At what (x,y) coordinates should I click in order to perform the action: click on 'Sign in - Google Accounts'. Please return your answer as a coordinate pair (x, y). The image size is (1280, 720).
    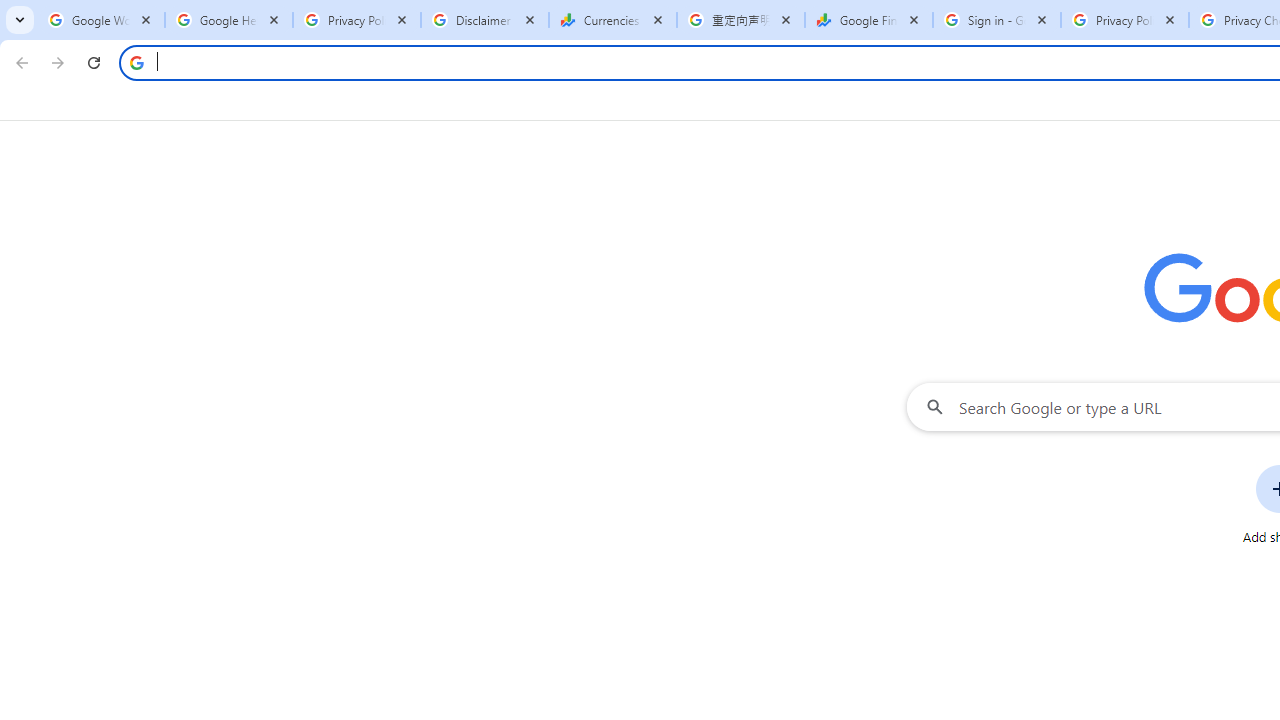
    Looking at the image, I should click on (997, 20).